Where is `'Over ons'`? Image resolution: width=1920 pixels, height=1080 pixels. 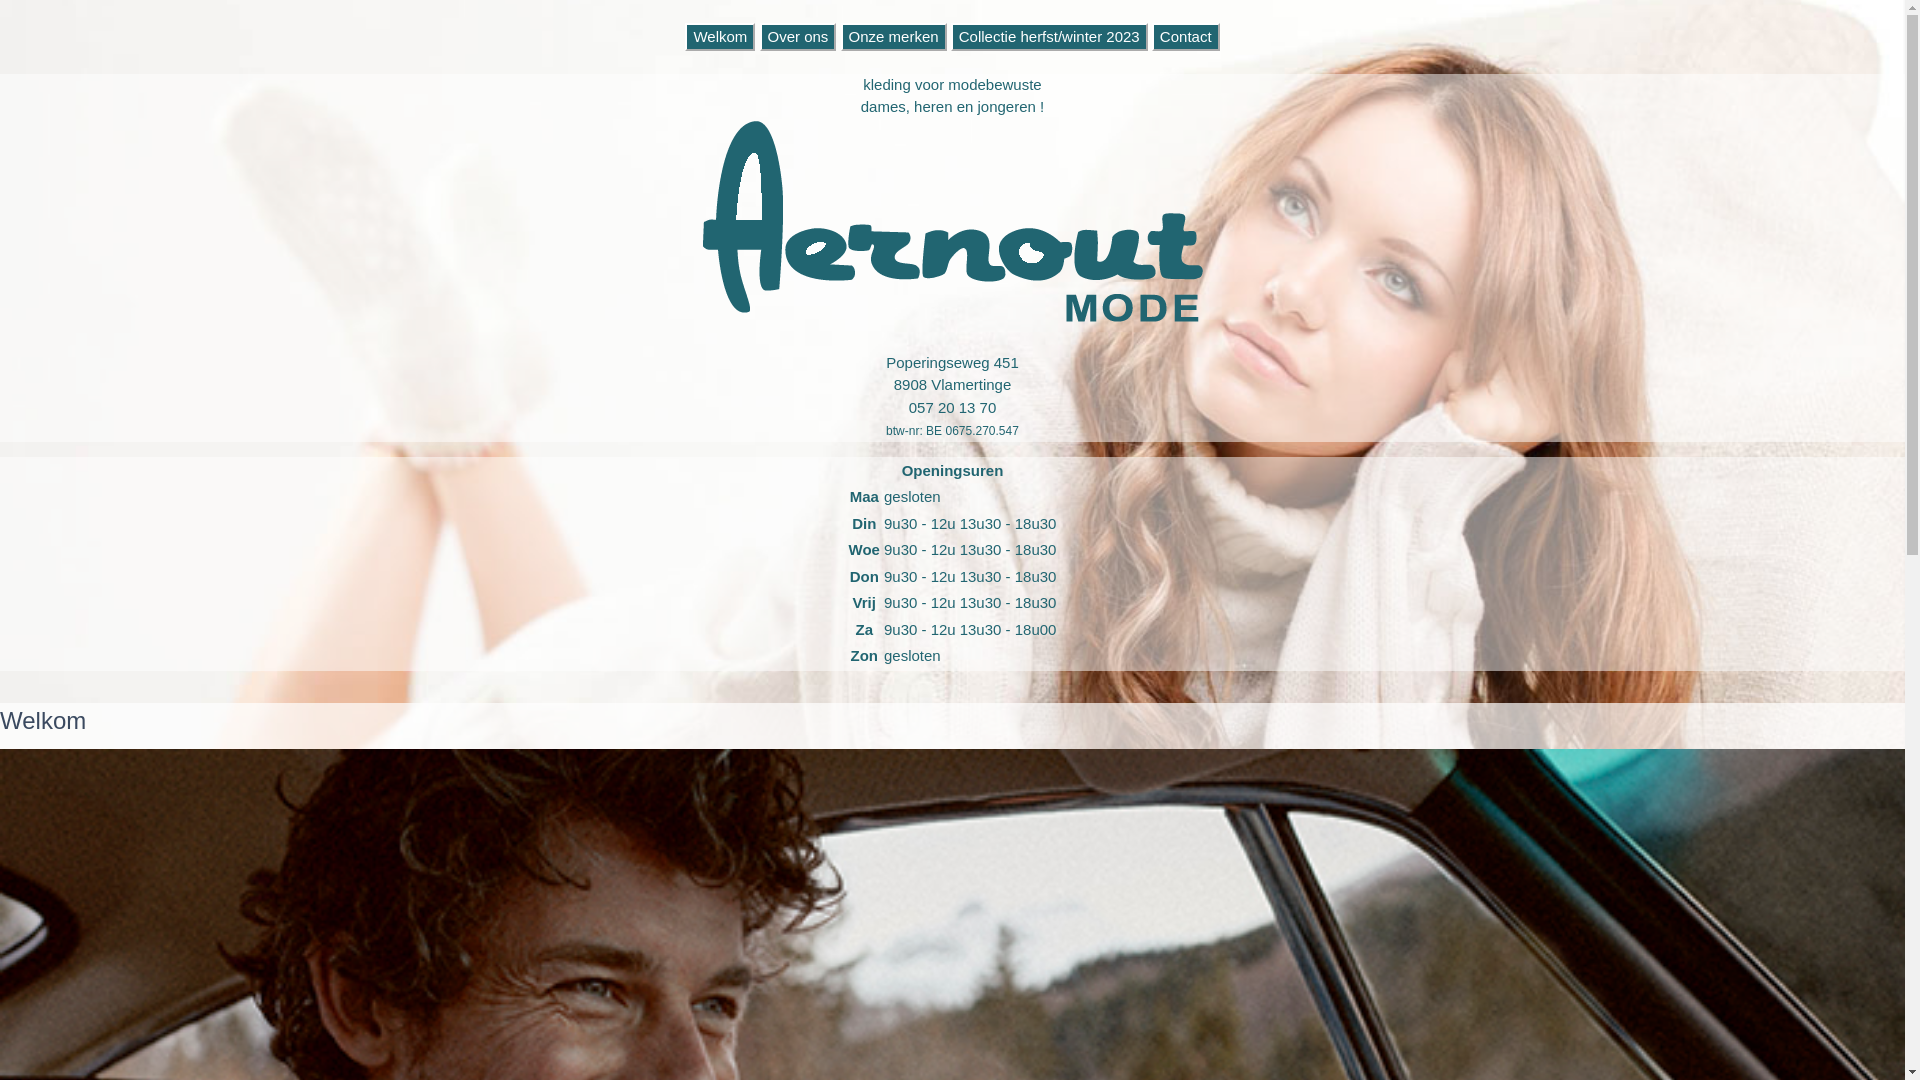 'Over ons' is located at coordinates (758, 36).